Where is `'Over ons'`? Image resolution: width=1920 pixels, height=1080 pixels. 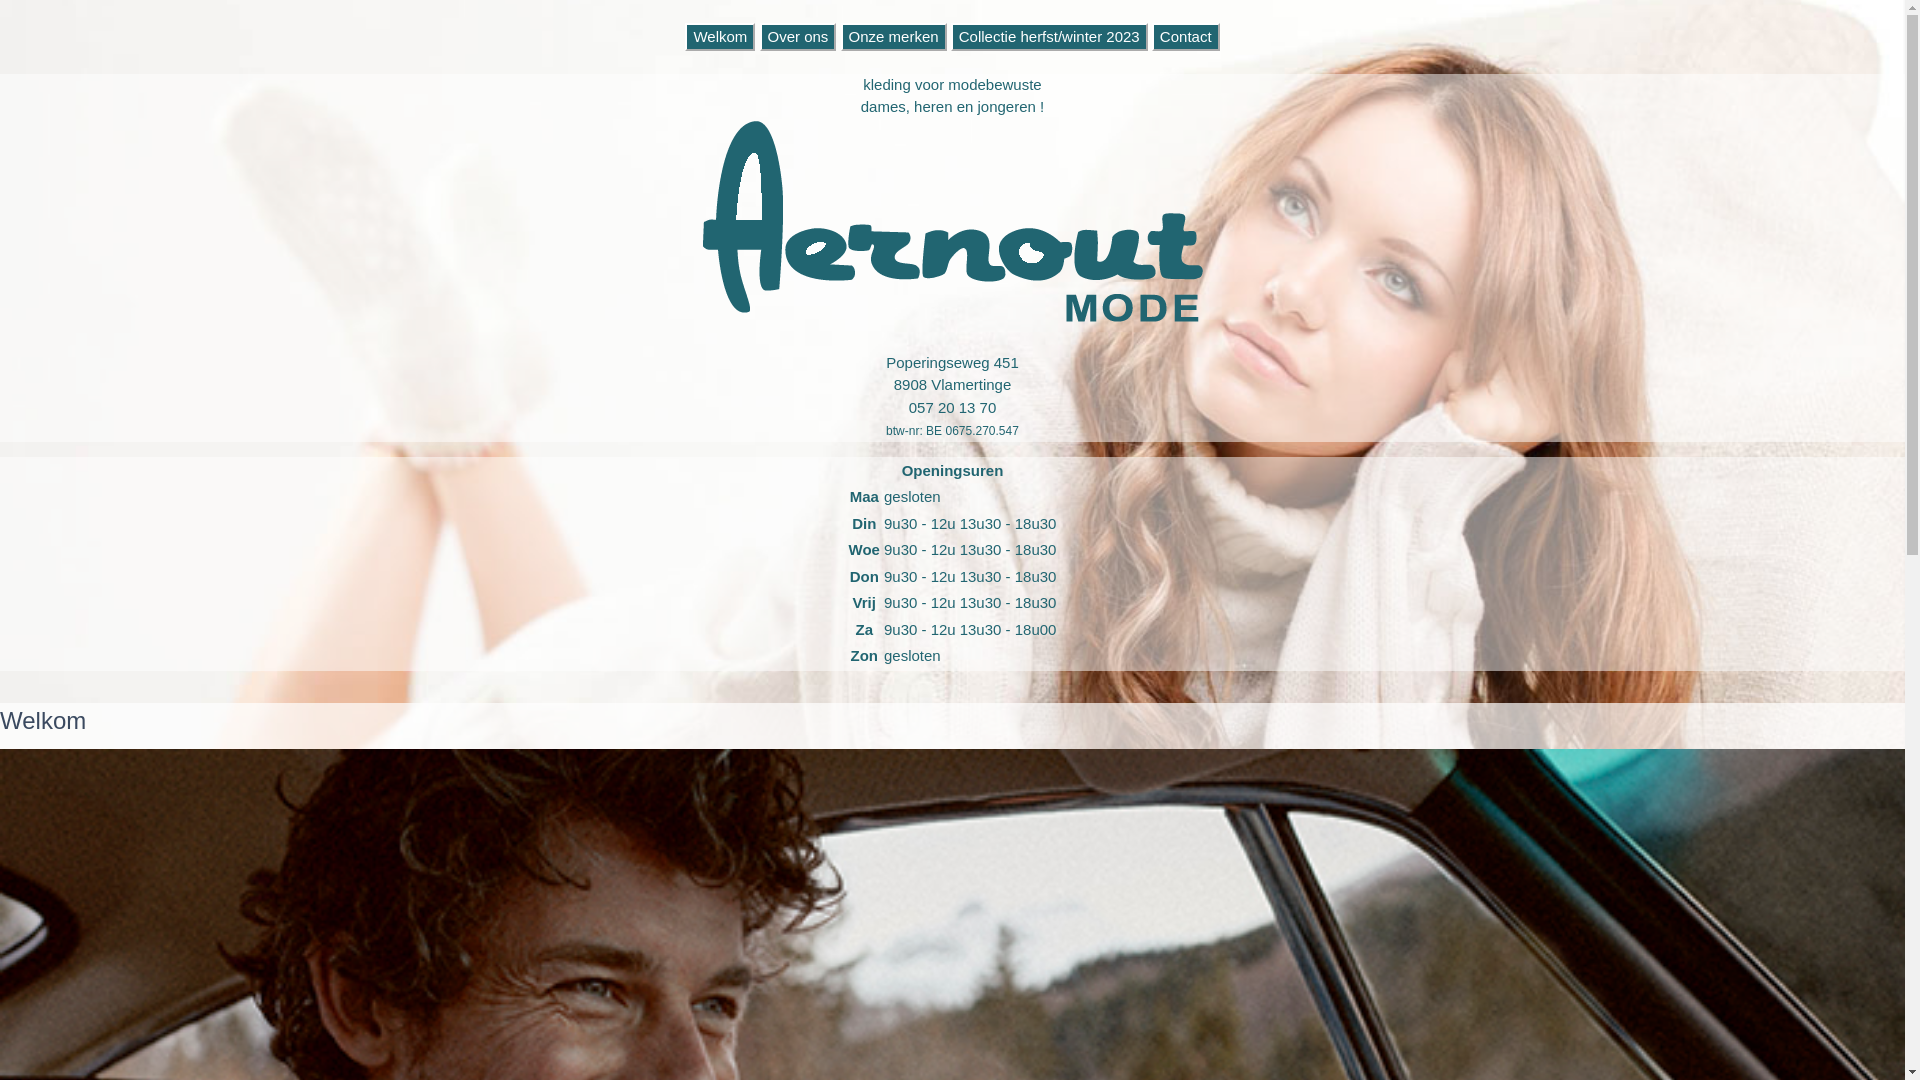 'Over ons' is located at coordinates (758, 36).